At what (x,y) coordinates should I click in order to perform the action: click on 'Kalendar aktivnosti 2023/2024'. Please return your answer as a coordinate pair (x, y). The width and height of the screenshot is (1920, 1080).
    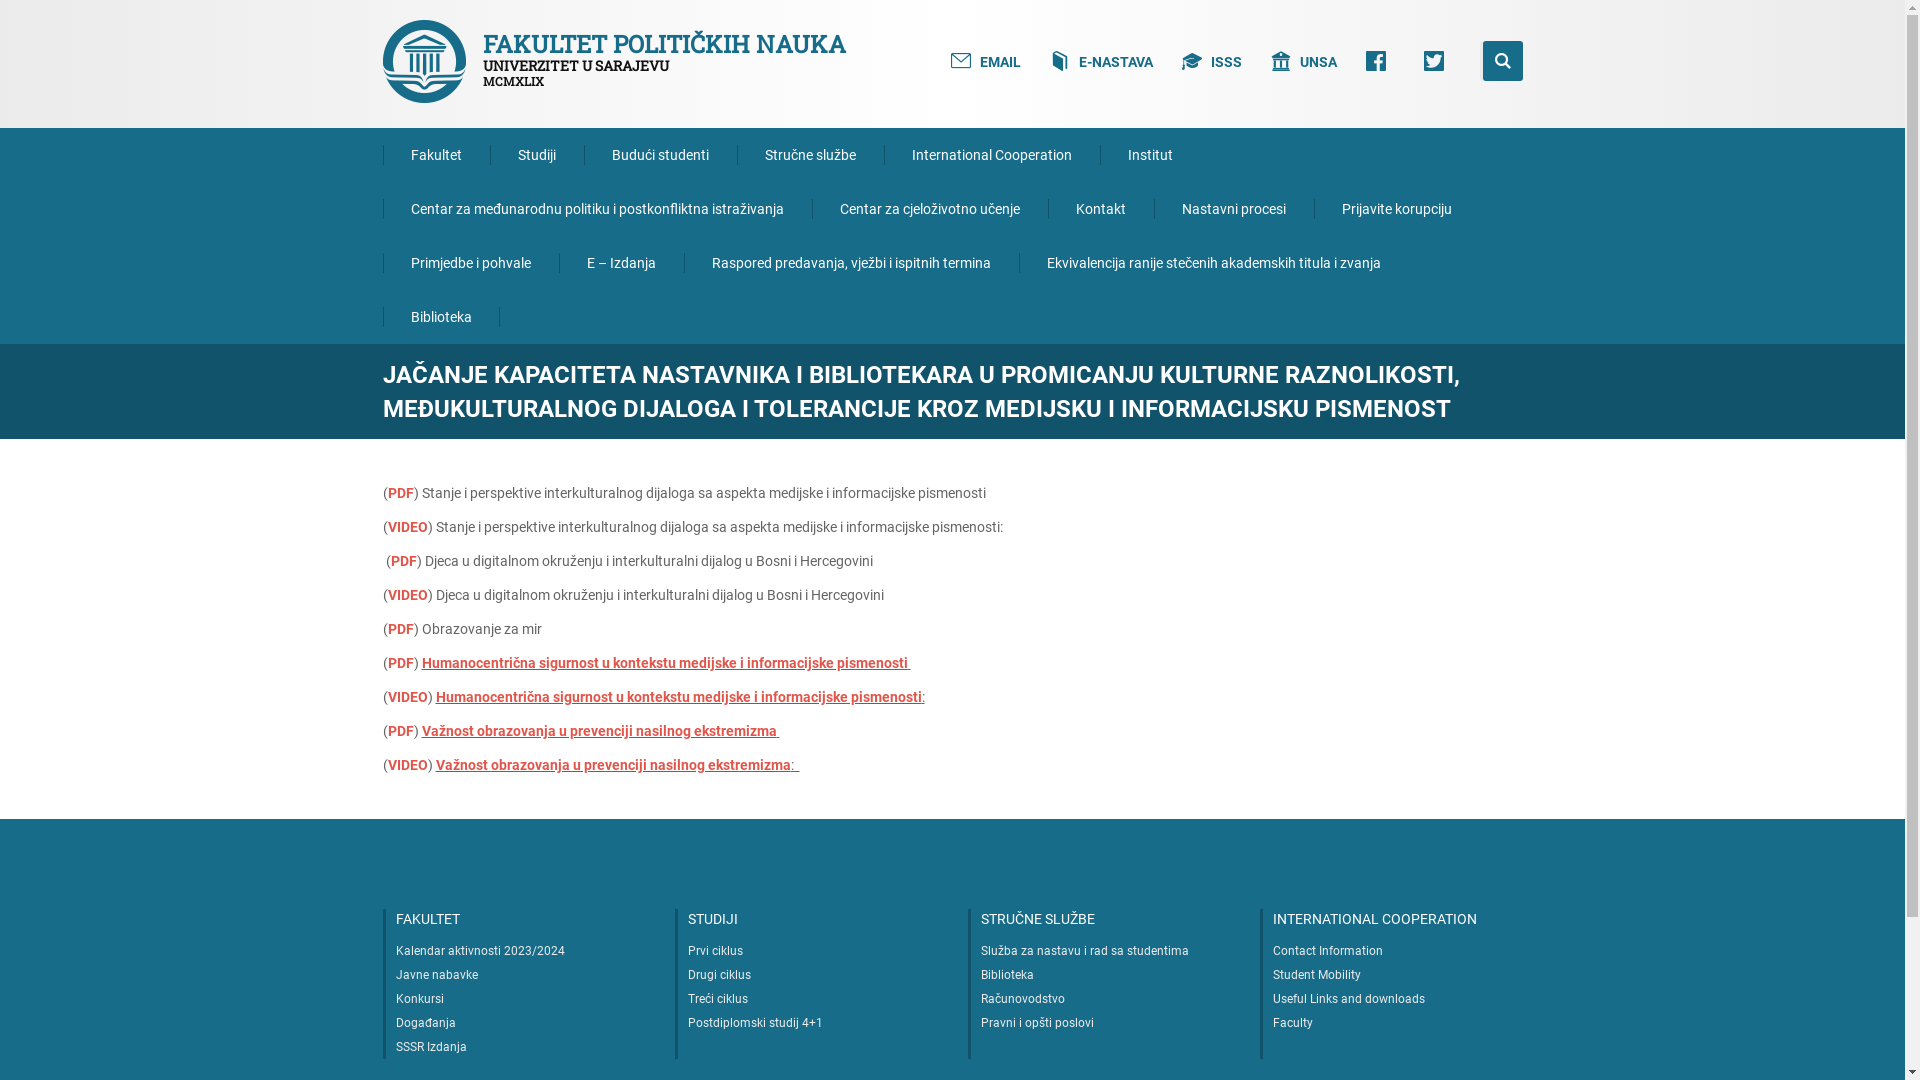
    Looking at the image, I should click on (395, 950).